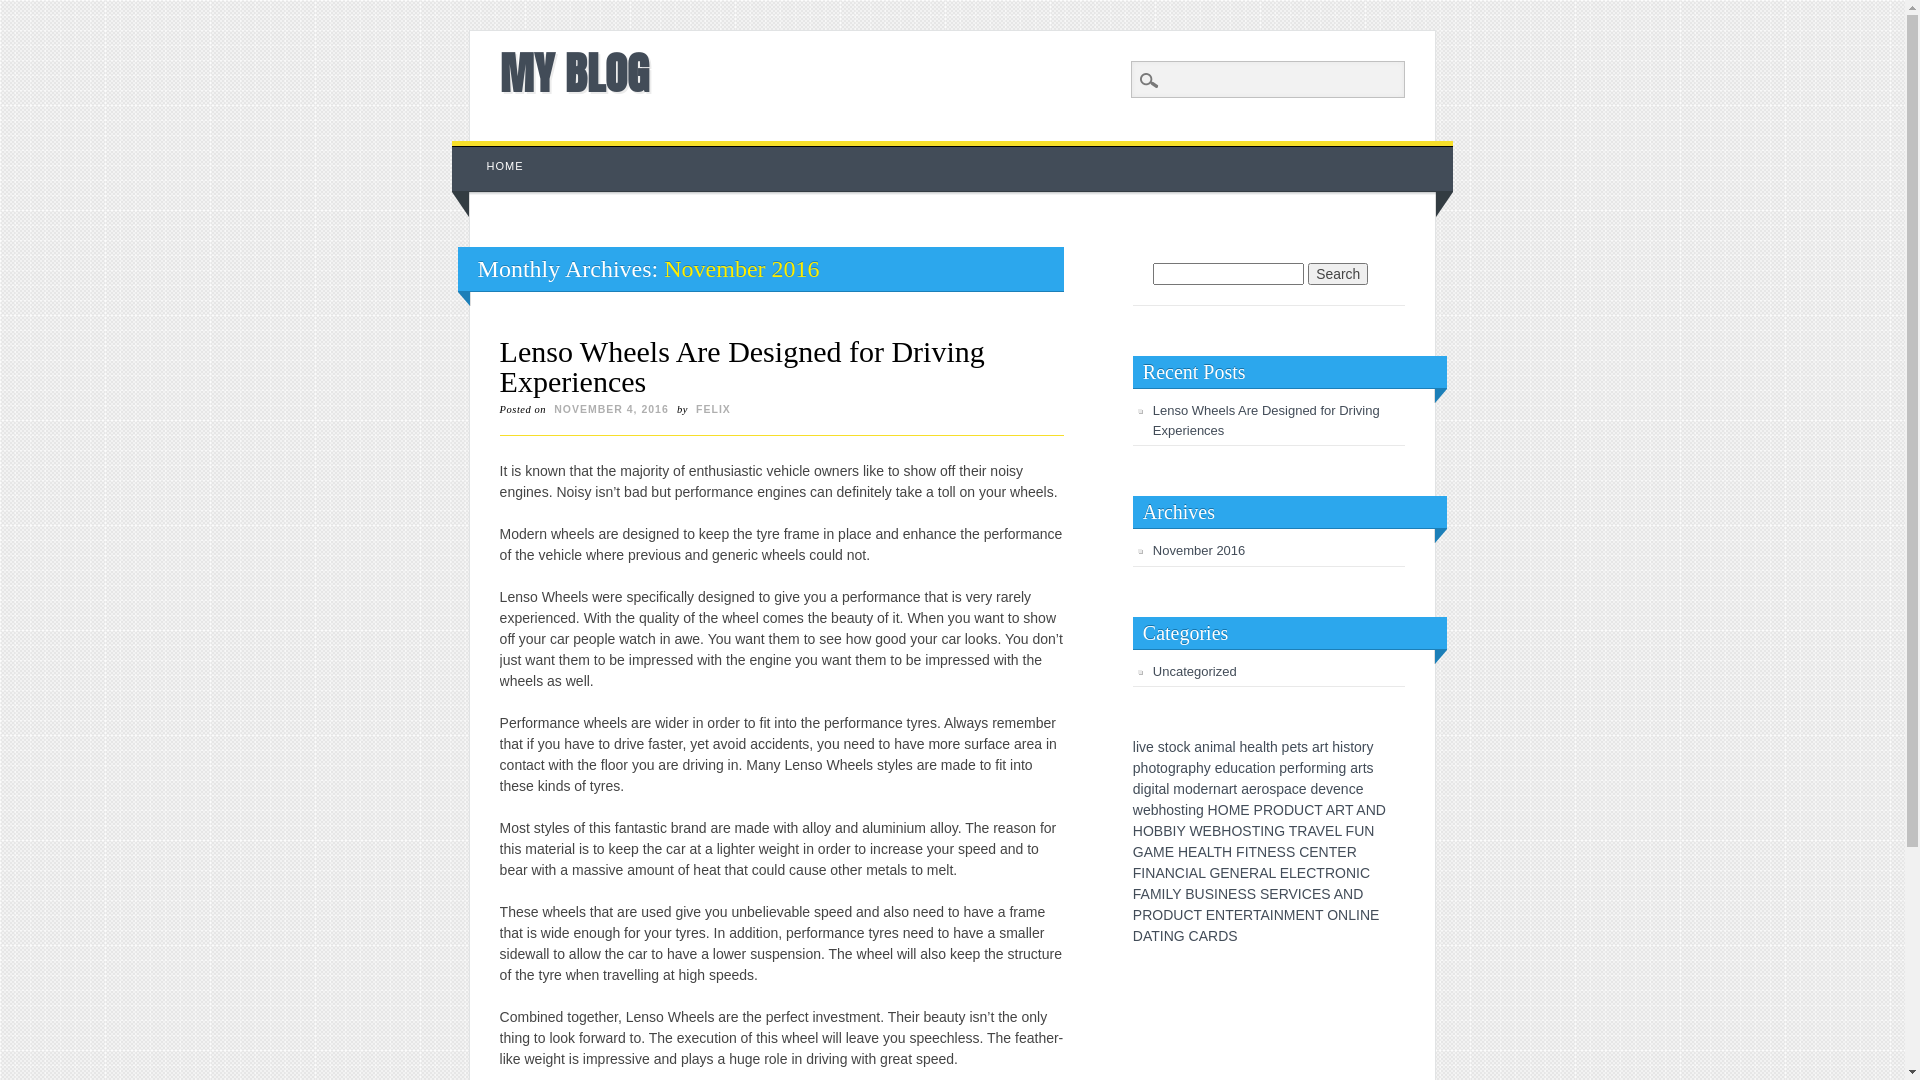 This screenshot has width=1920, height=1080. What do you see at coordinates (1227, 747) in the screenshot?
I see `'a'` at bounding box center [1227, 747].